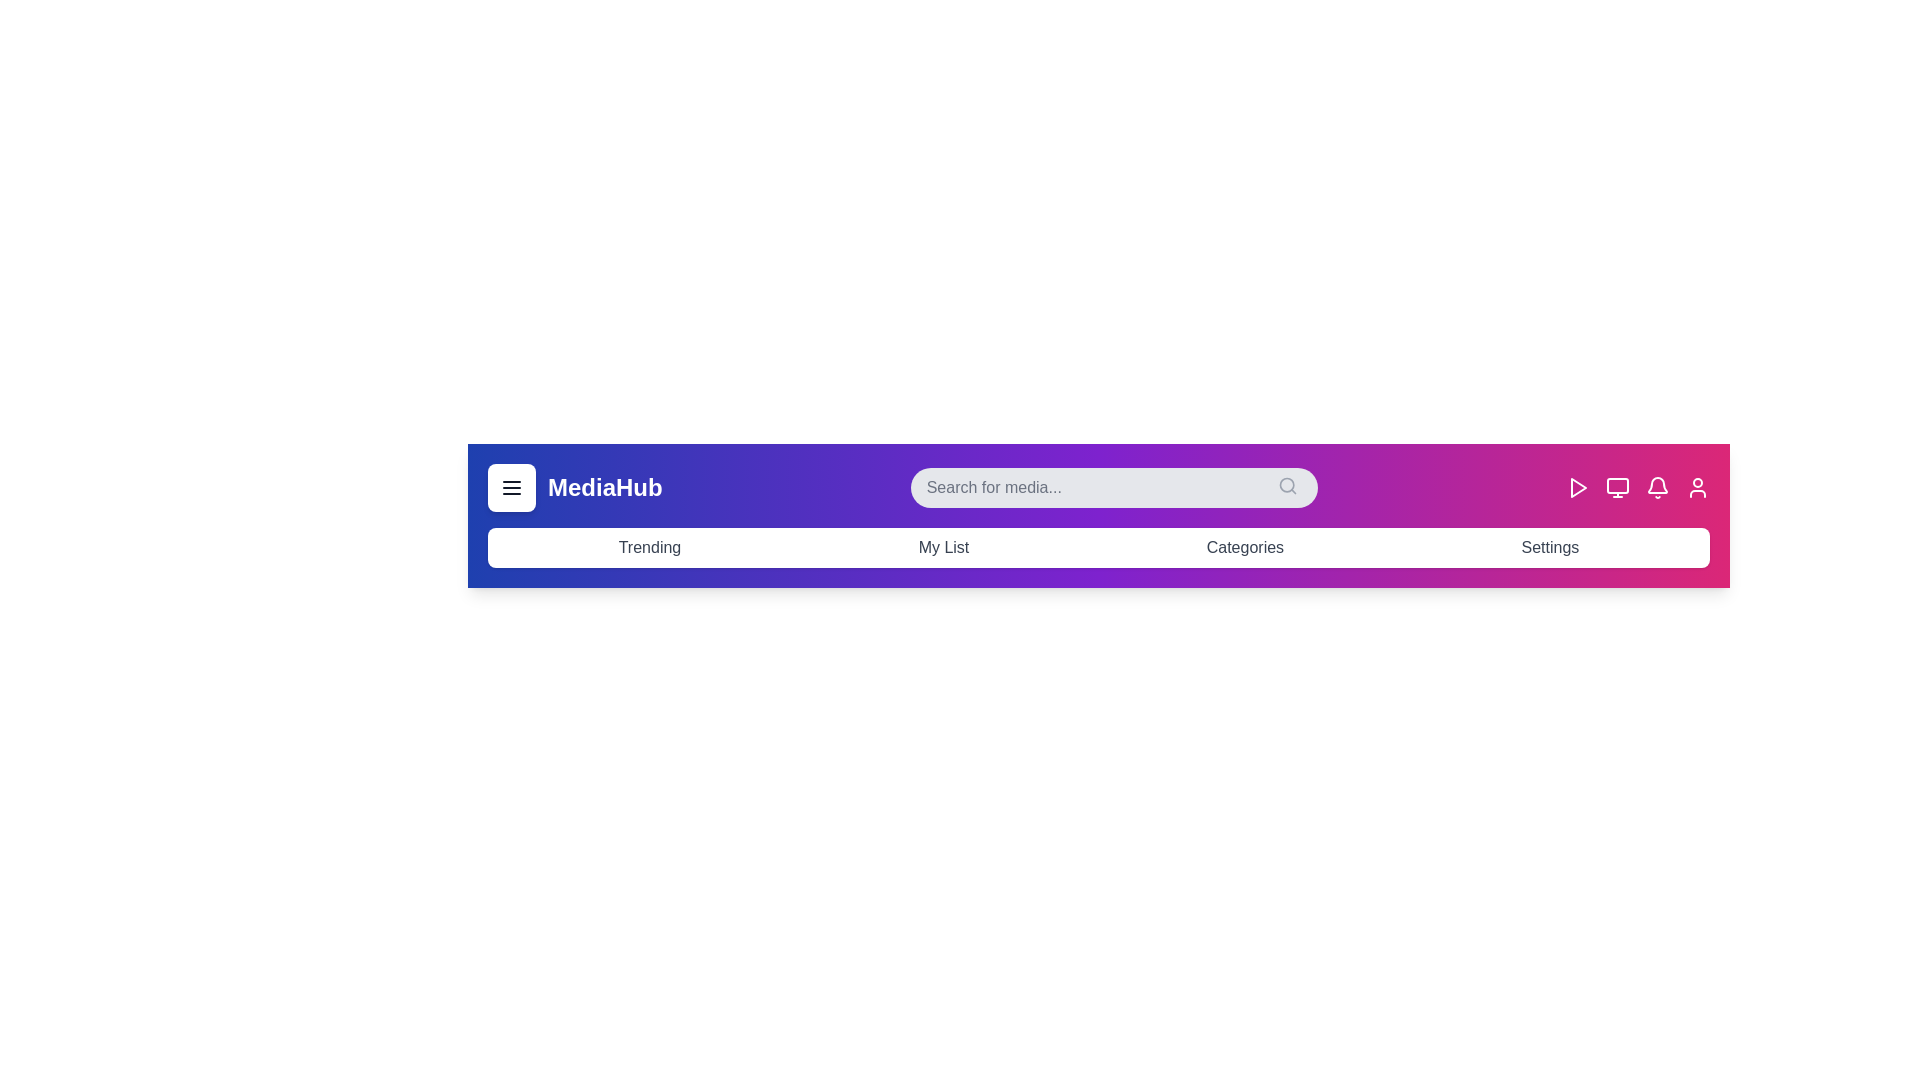 Image resolution: width=1920 pixels, height=1080 pixels. What do you see at coordinates (649, 547) in the screenshot?
I see `the navigation menu item Trending` at bounding box center [649, 547].